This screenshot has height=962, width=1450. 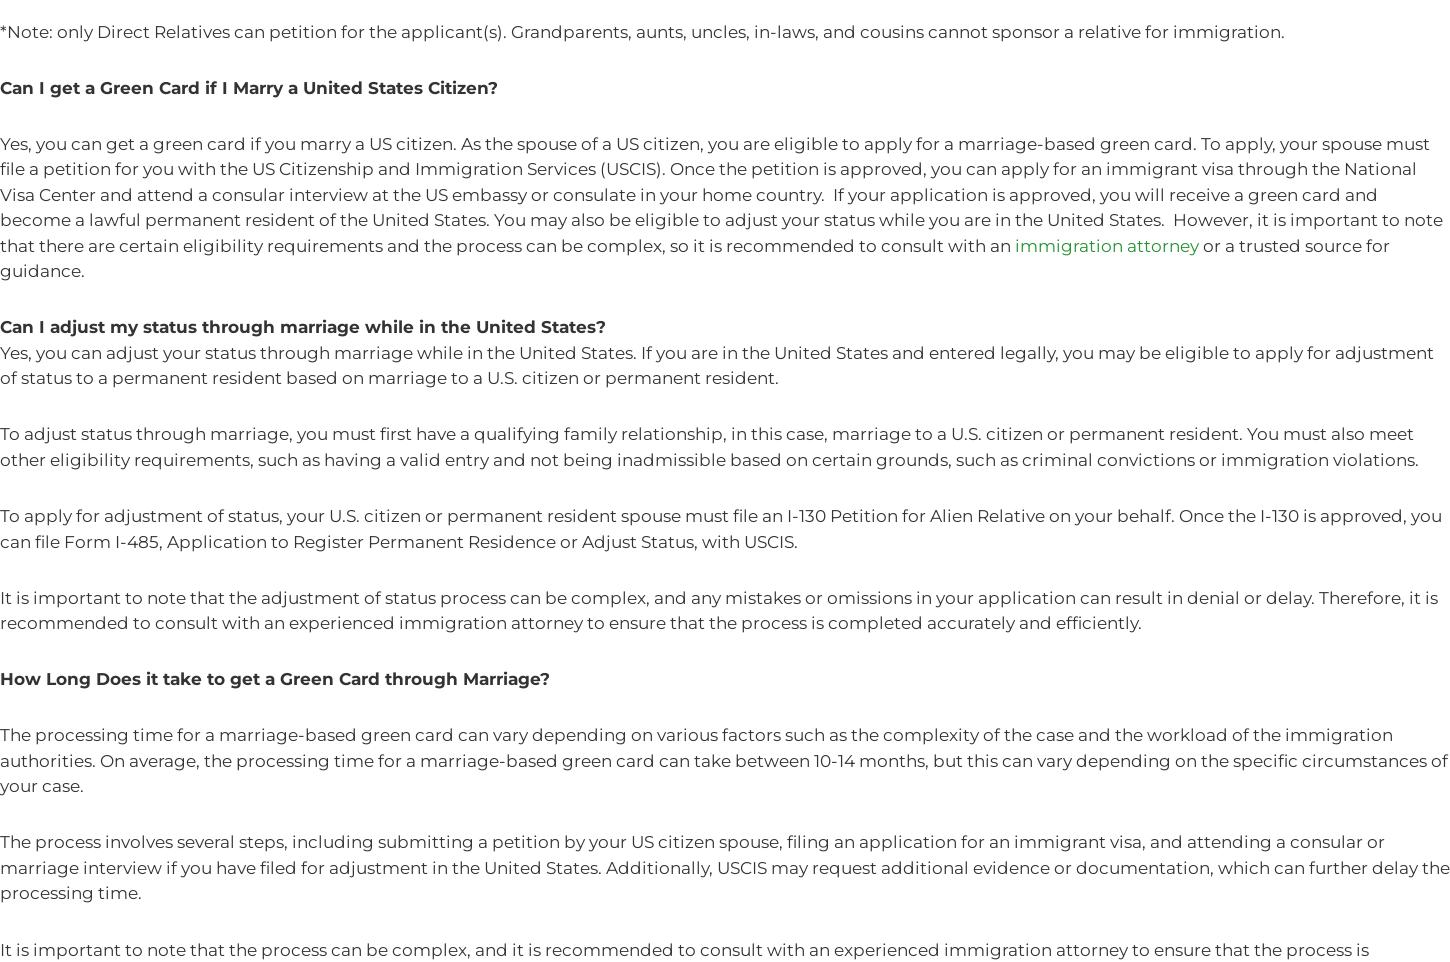 I want to click on 'The processing time for a marriage-based green card can vary depending on various factors such as the complexity of the case and the workload of the immigration authorities. On average, the processing time for a marriage-based green card can take between 10-14 months, but this can vary depending on the specific circumstances of your case.', so click(x=722, y=760).